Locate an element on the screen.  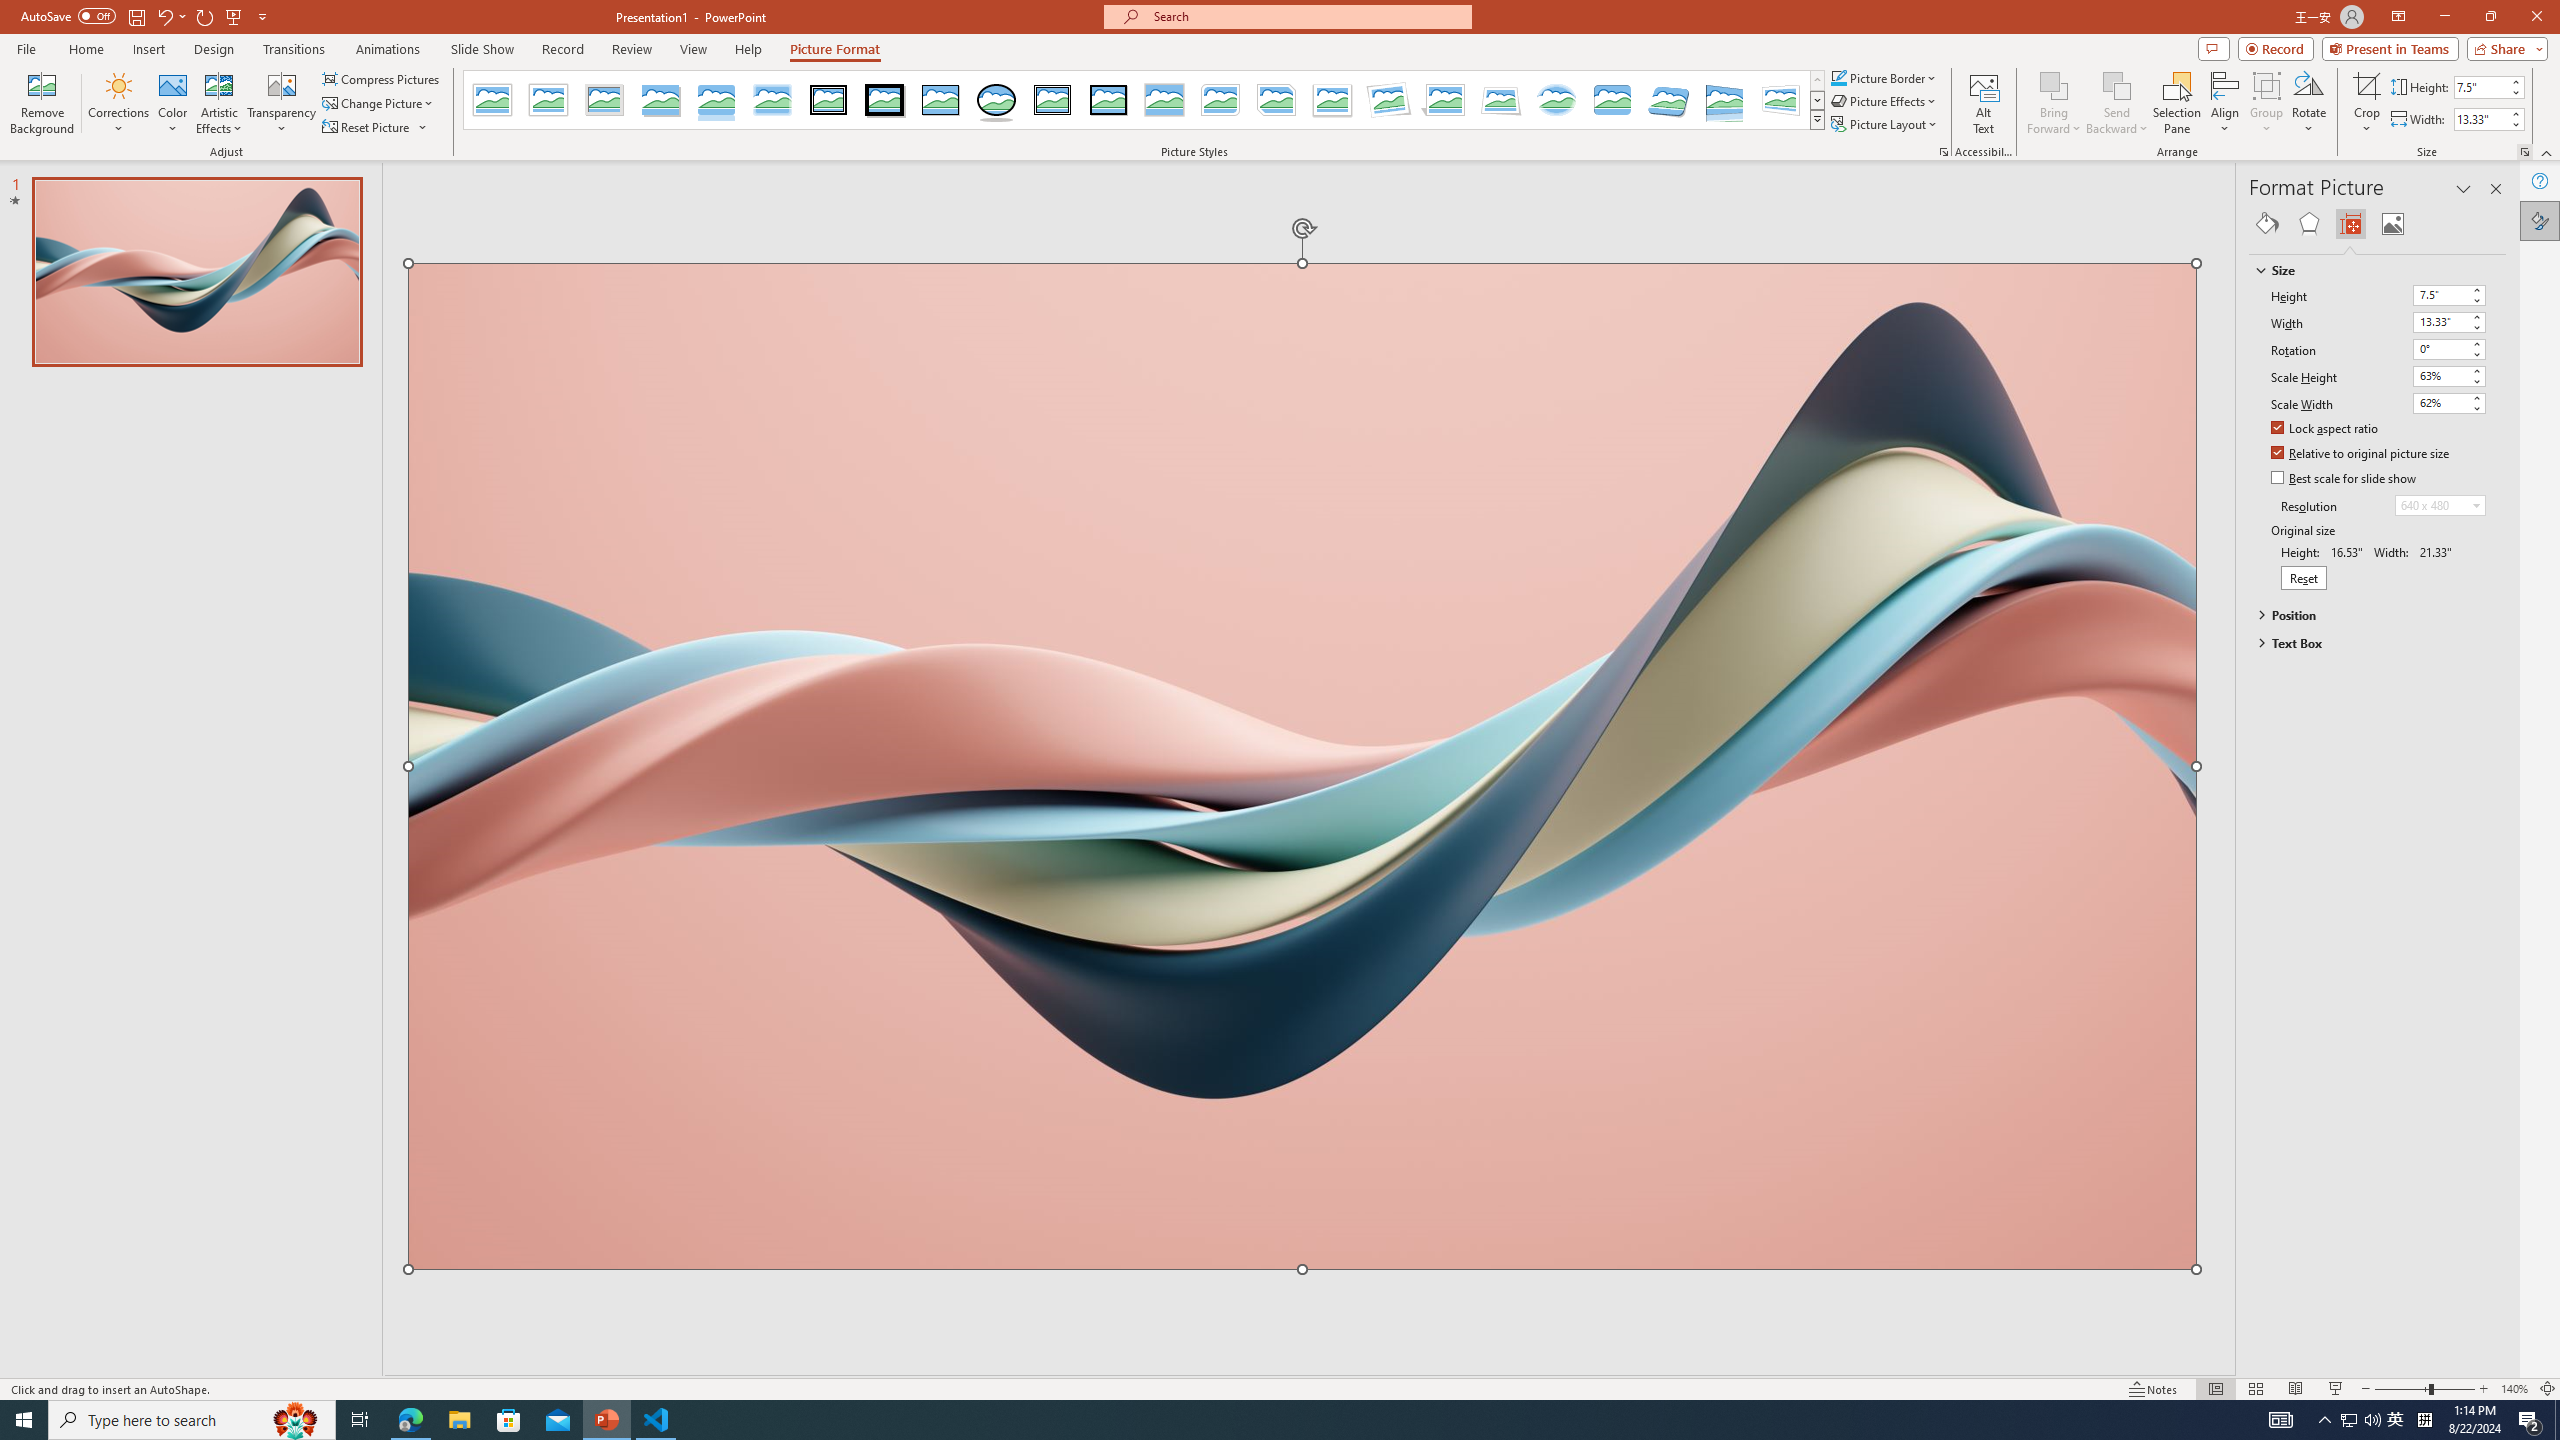
'AutoSave' is located at coordinates (69, 15).